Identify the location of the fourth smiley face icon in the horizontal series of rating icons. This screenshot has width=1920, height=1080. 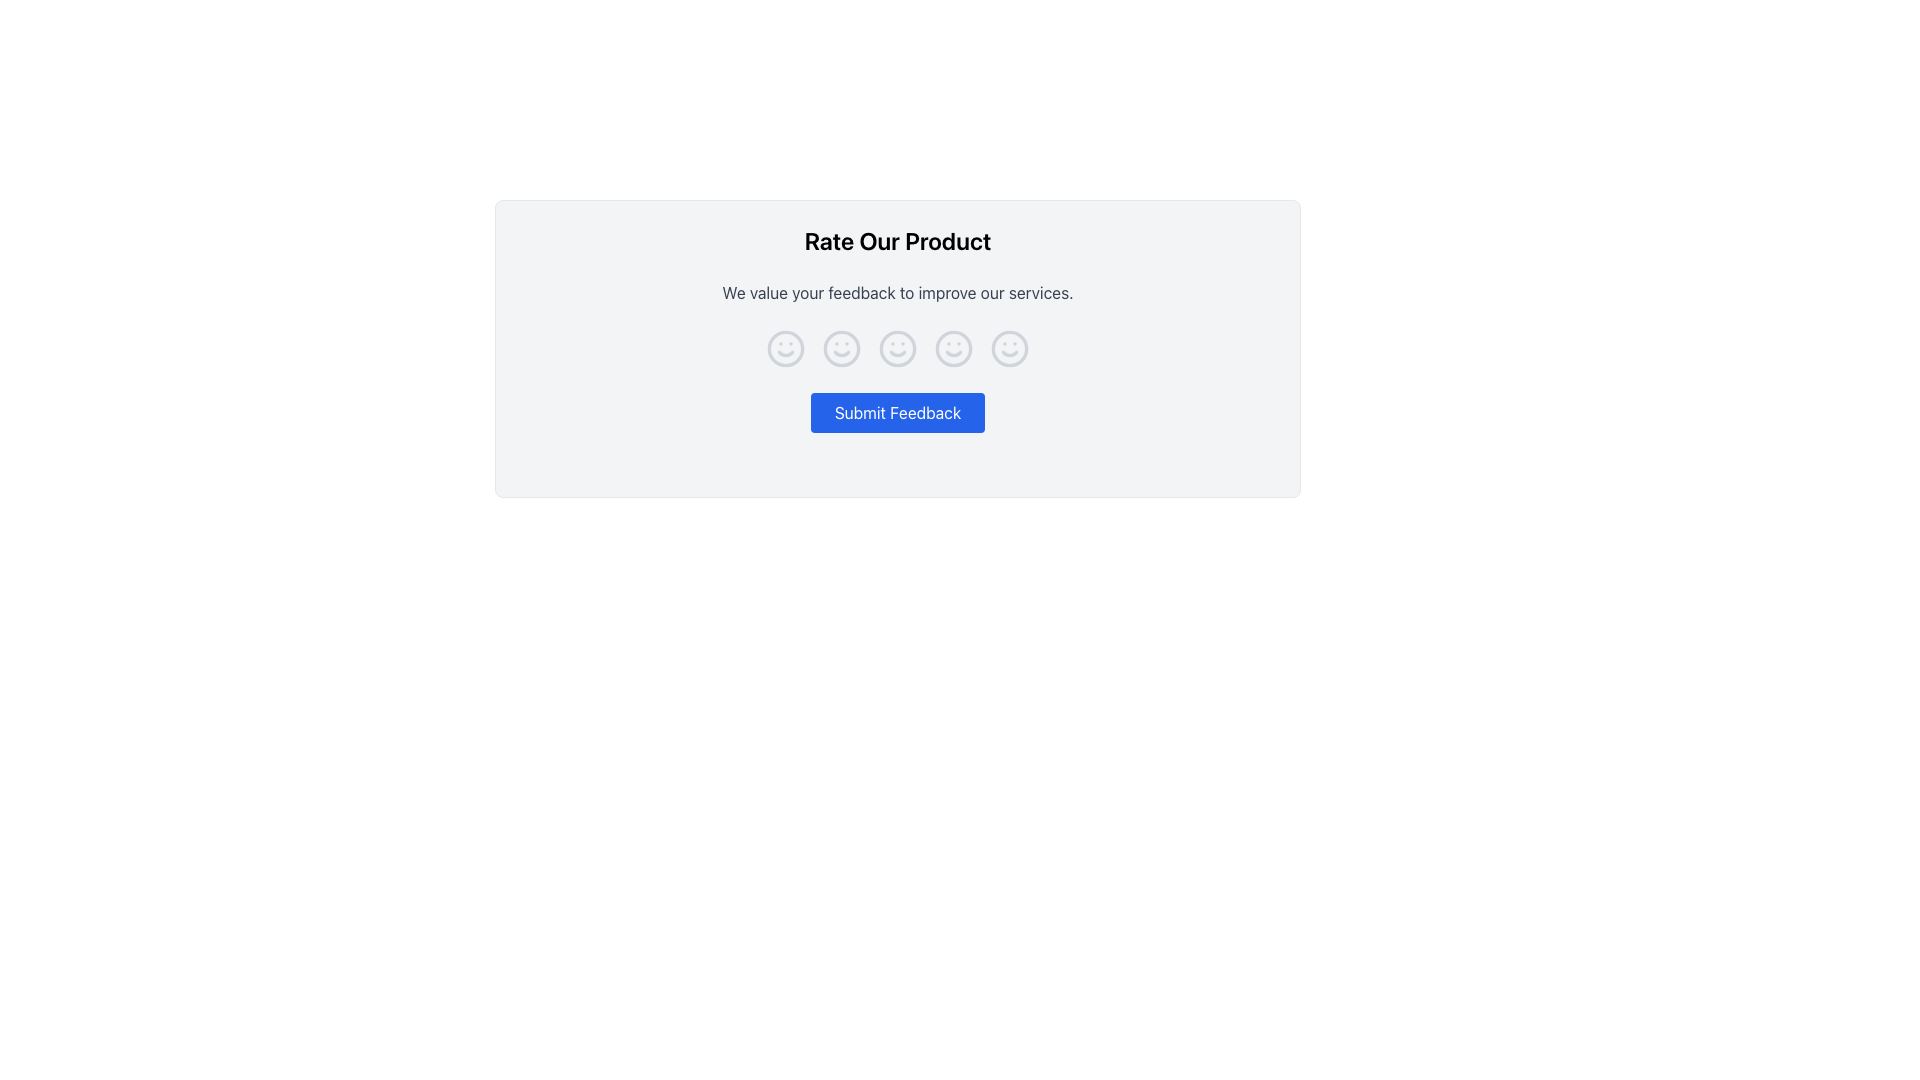
(953, 347).